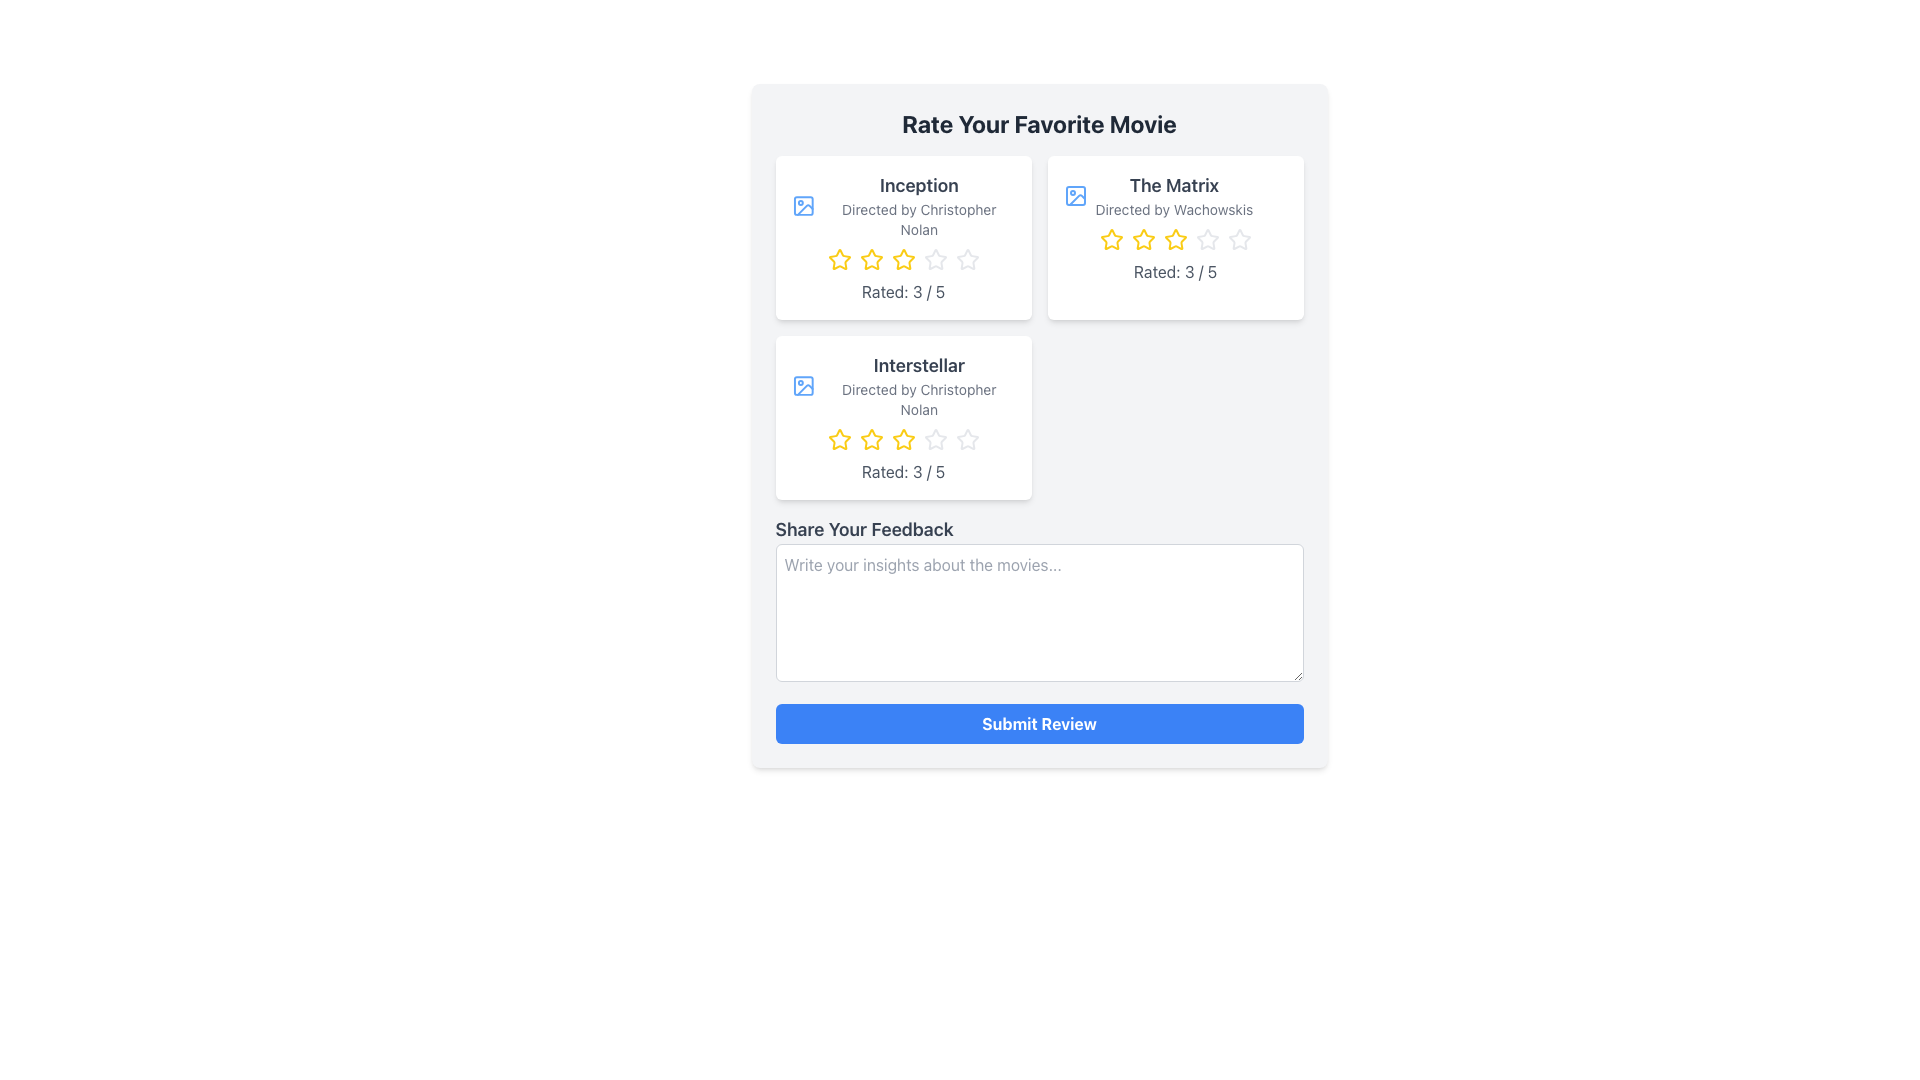 The width and height of the screenshot is (1920, 1080). Describe the element at coordinates (1174, 185) in the screenshot. I see `the title text of the movie 'The Matrix', which is located at the top-right card in the grid of movies, directly above the text 'Directed by Wachowskis'` at that location.